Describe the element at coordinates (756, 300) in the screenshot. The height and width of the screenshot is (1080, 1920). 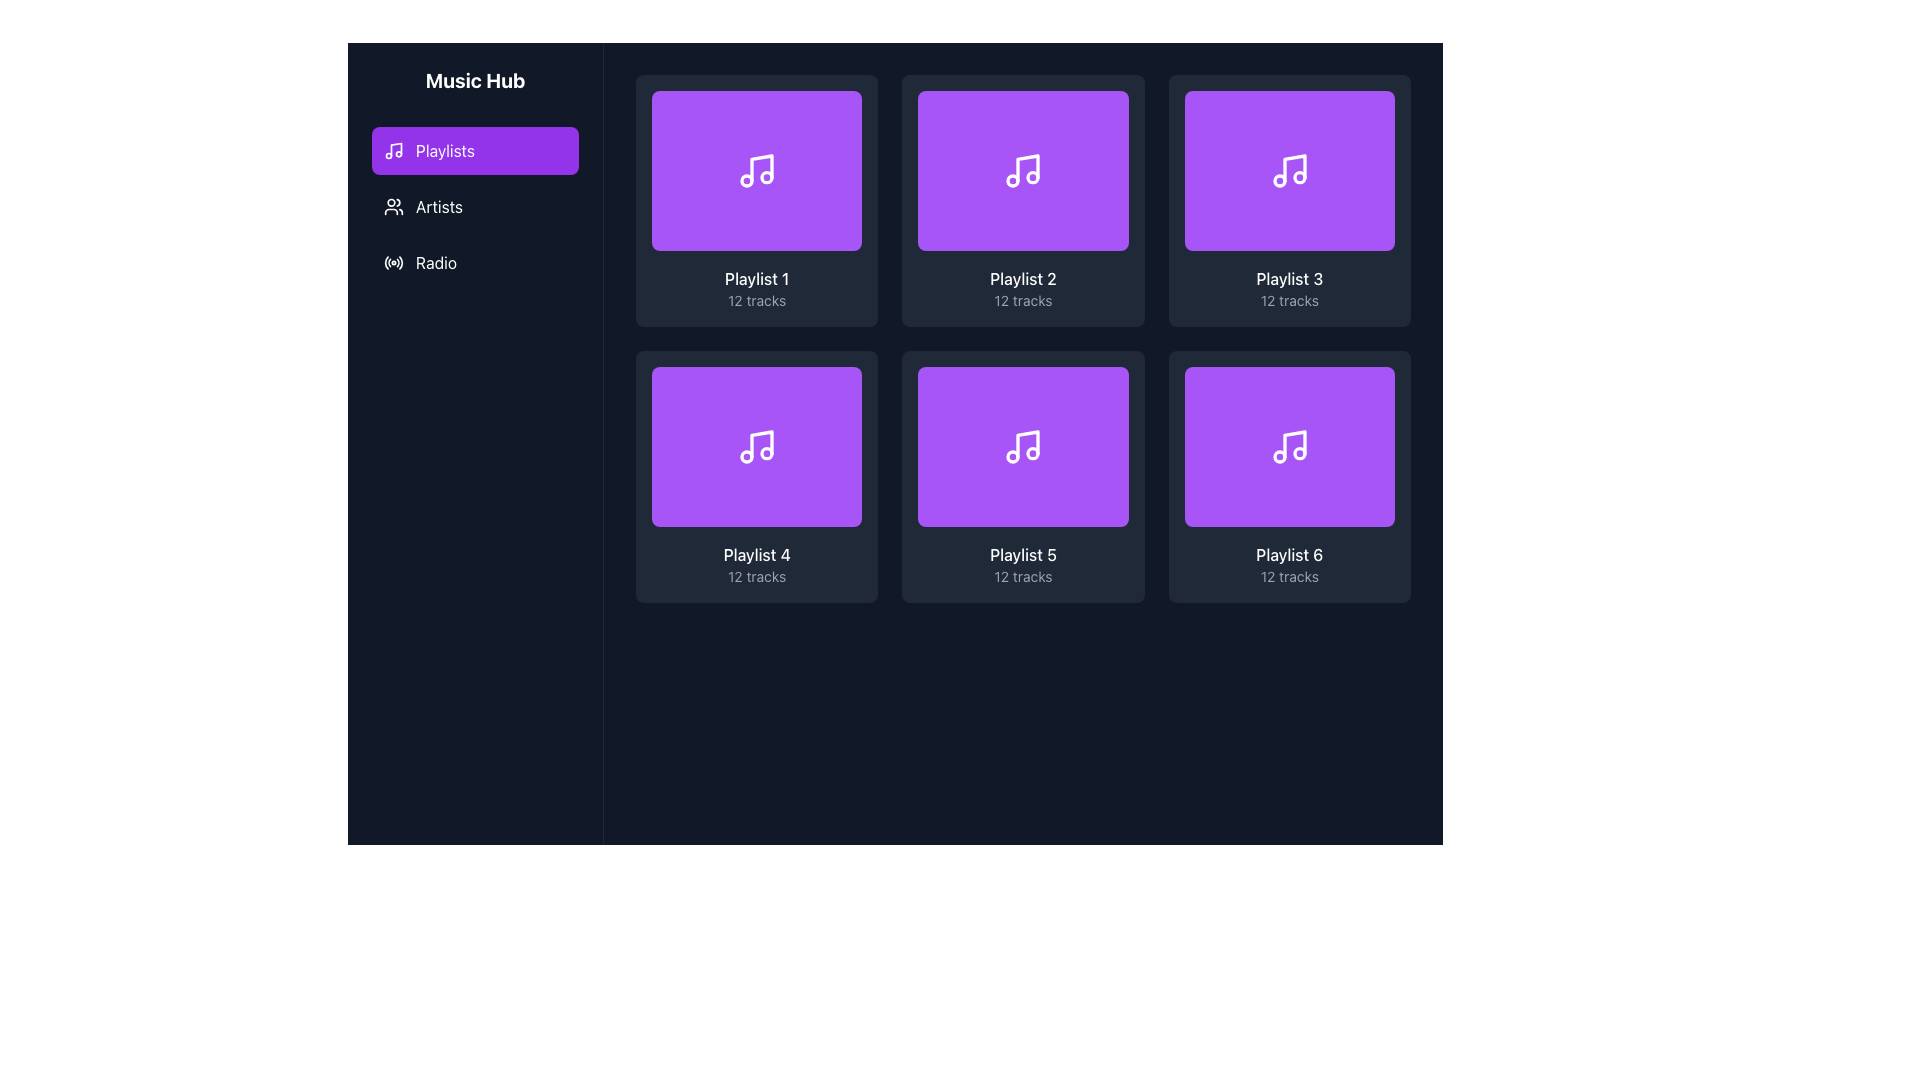
I see `the Text Label indicating the number of tracks in the playlist, located below the 'Playlist 1' title in the first playlist card` at that location.